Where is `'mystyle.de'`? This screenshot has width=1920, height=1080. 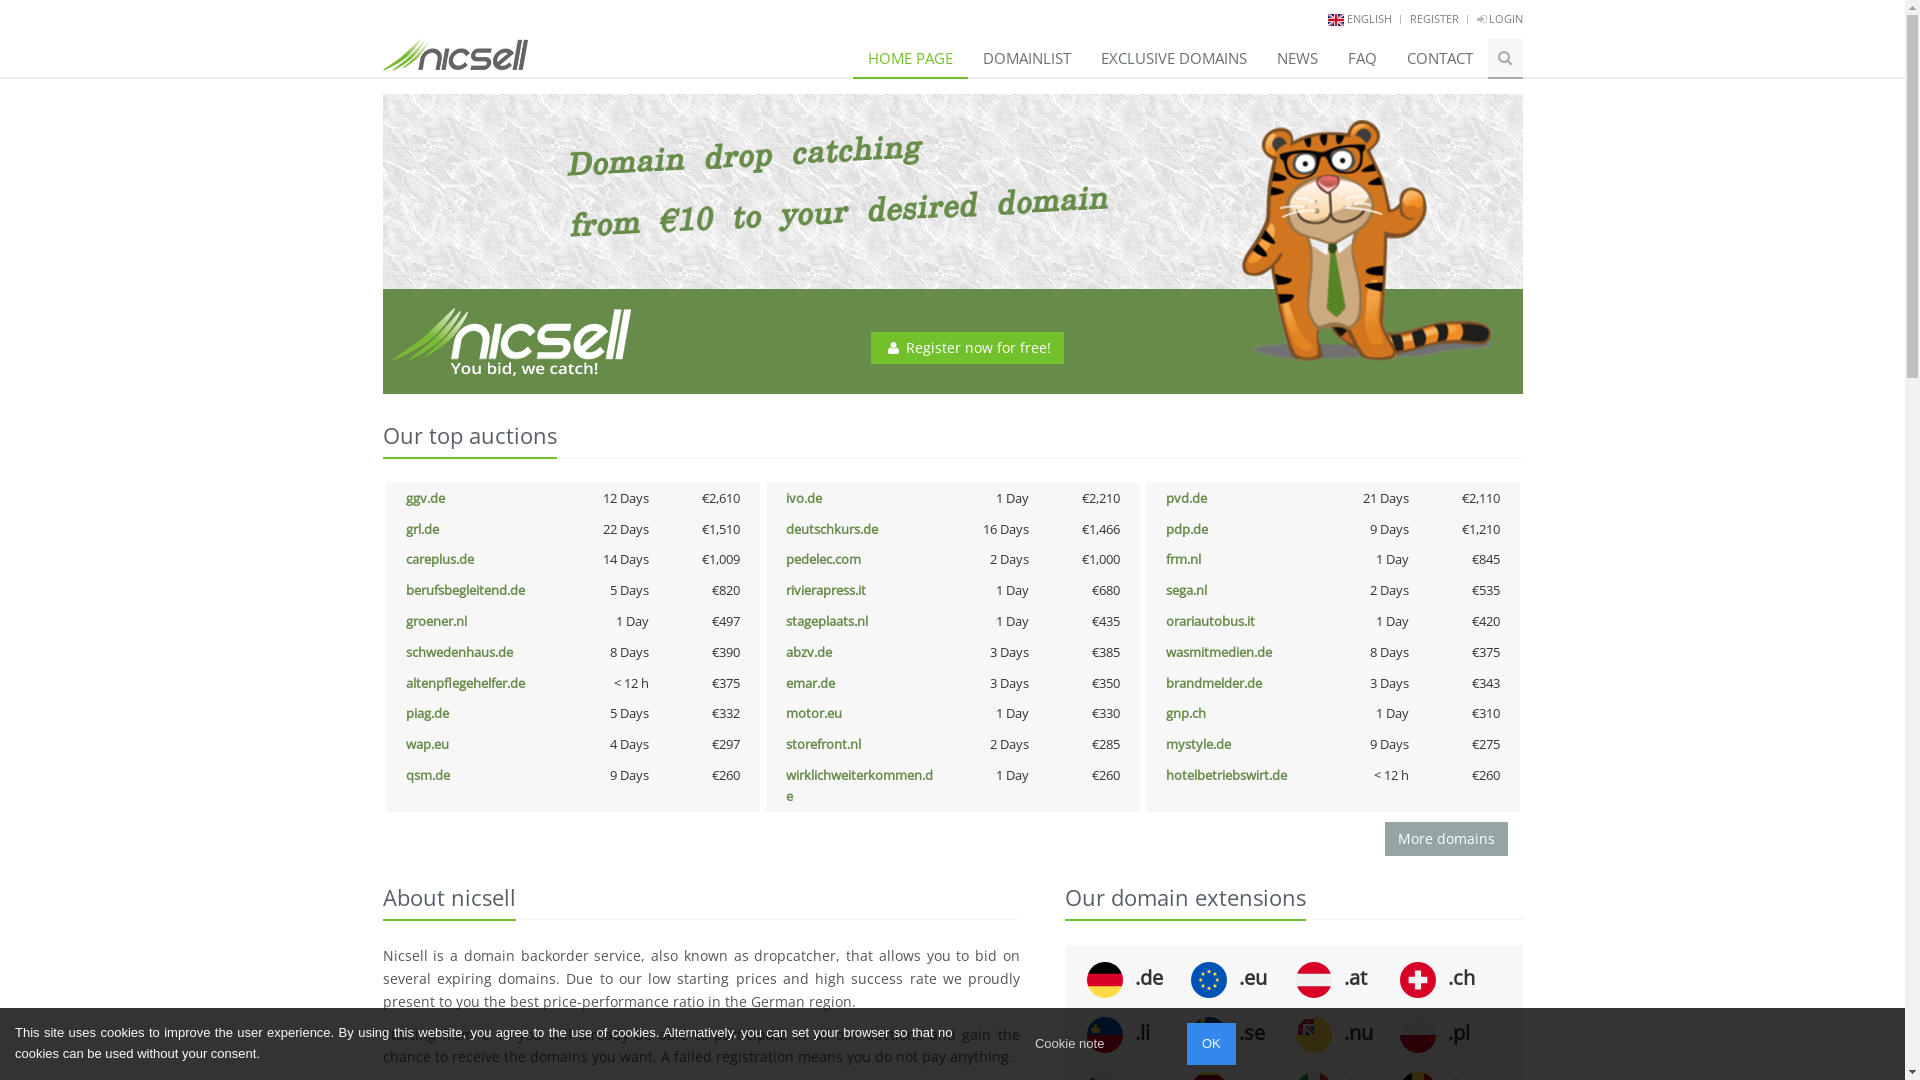
'mystyle.de' is located at coordinates (1198, 744).